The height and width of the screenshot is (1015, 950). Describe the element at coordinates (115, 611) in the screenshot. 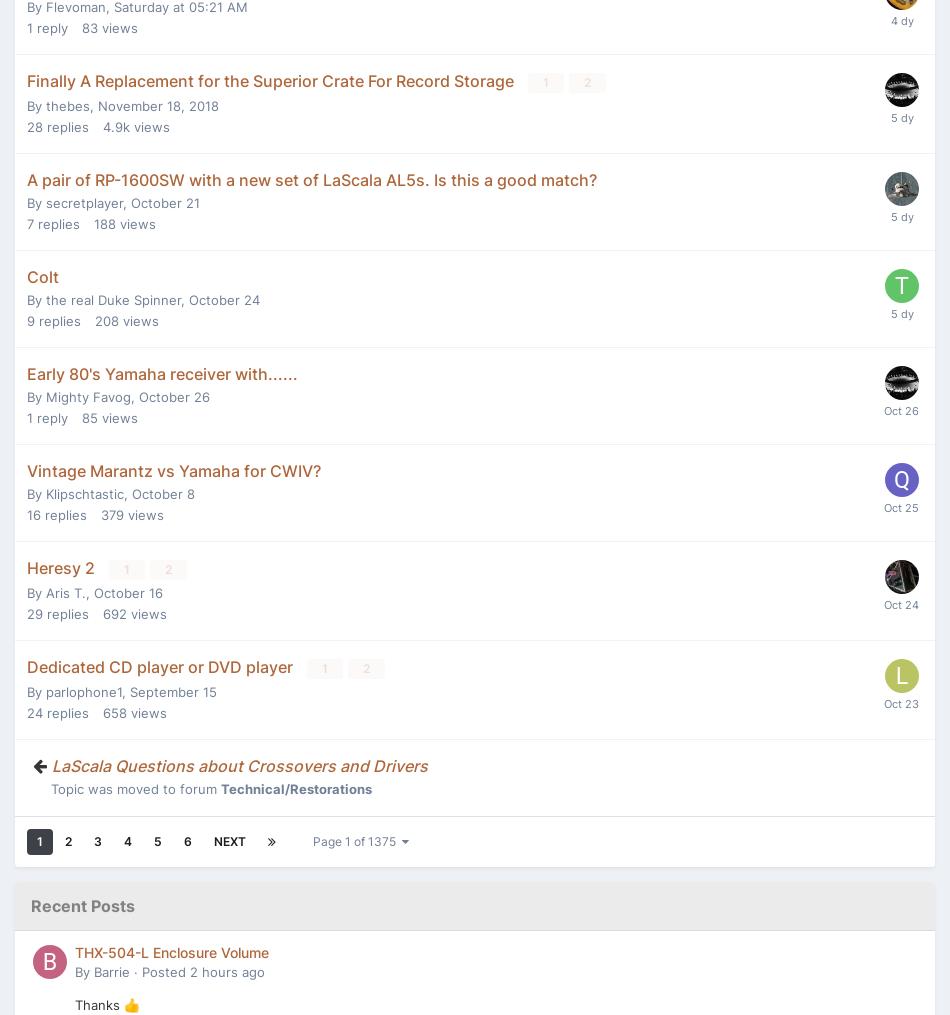

I see `'692'` at that location.